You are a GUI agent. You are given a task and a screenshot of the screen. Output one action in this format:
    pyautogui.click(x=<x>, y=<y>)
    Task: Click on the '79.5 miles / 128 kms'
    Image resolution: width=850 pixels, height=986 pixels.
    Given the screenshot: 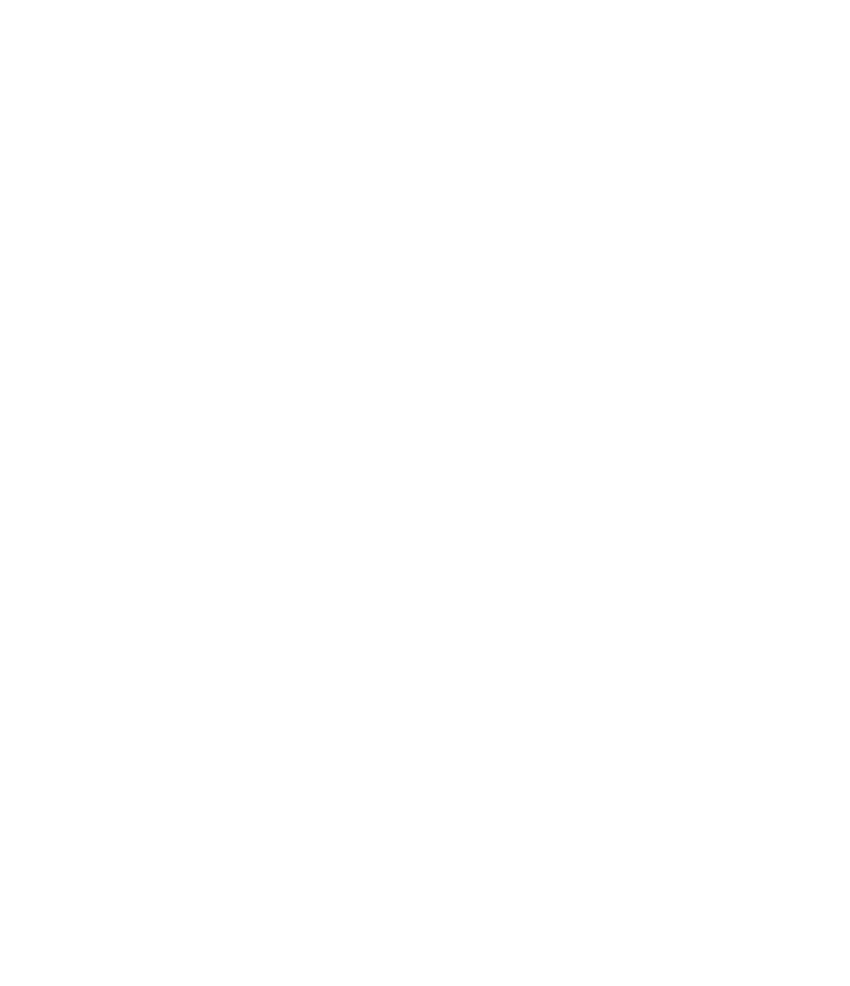 What is the action you would take?
    pyautogui.click(x=611, y=697)
    